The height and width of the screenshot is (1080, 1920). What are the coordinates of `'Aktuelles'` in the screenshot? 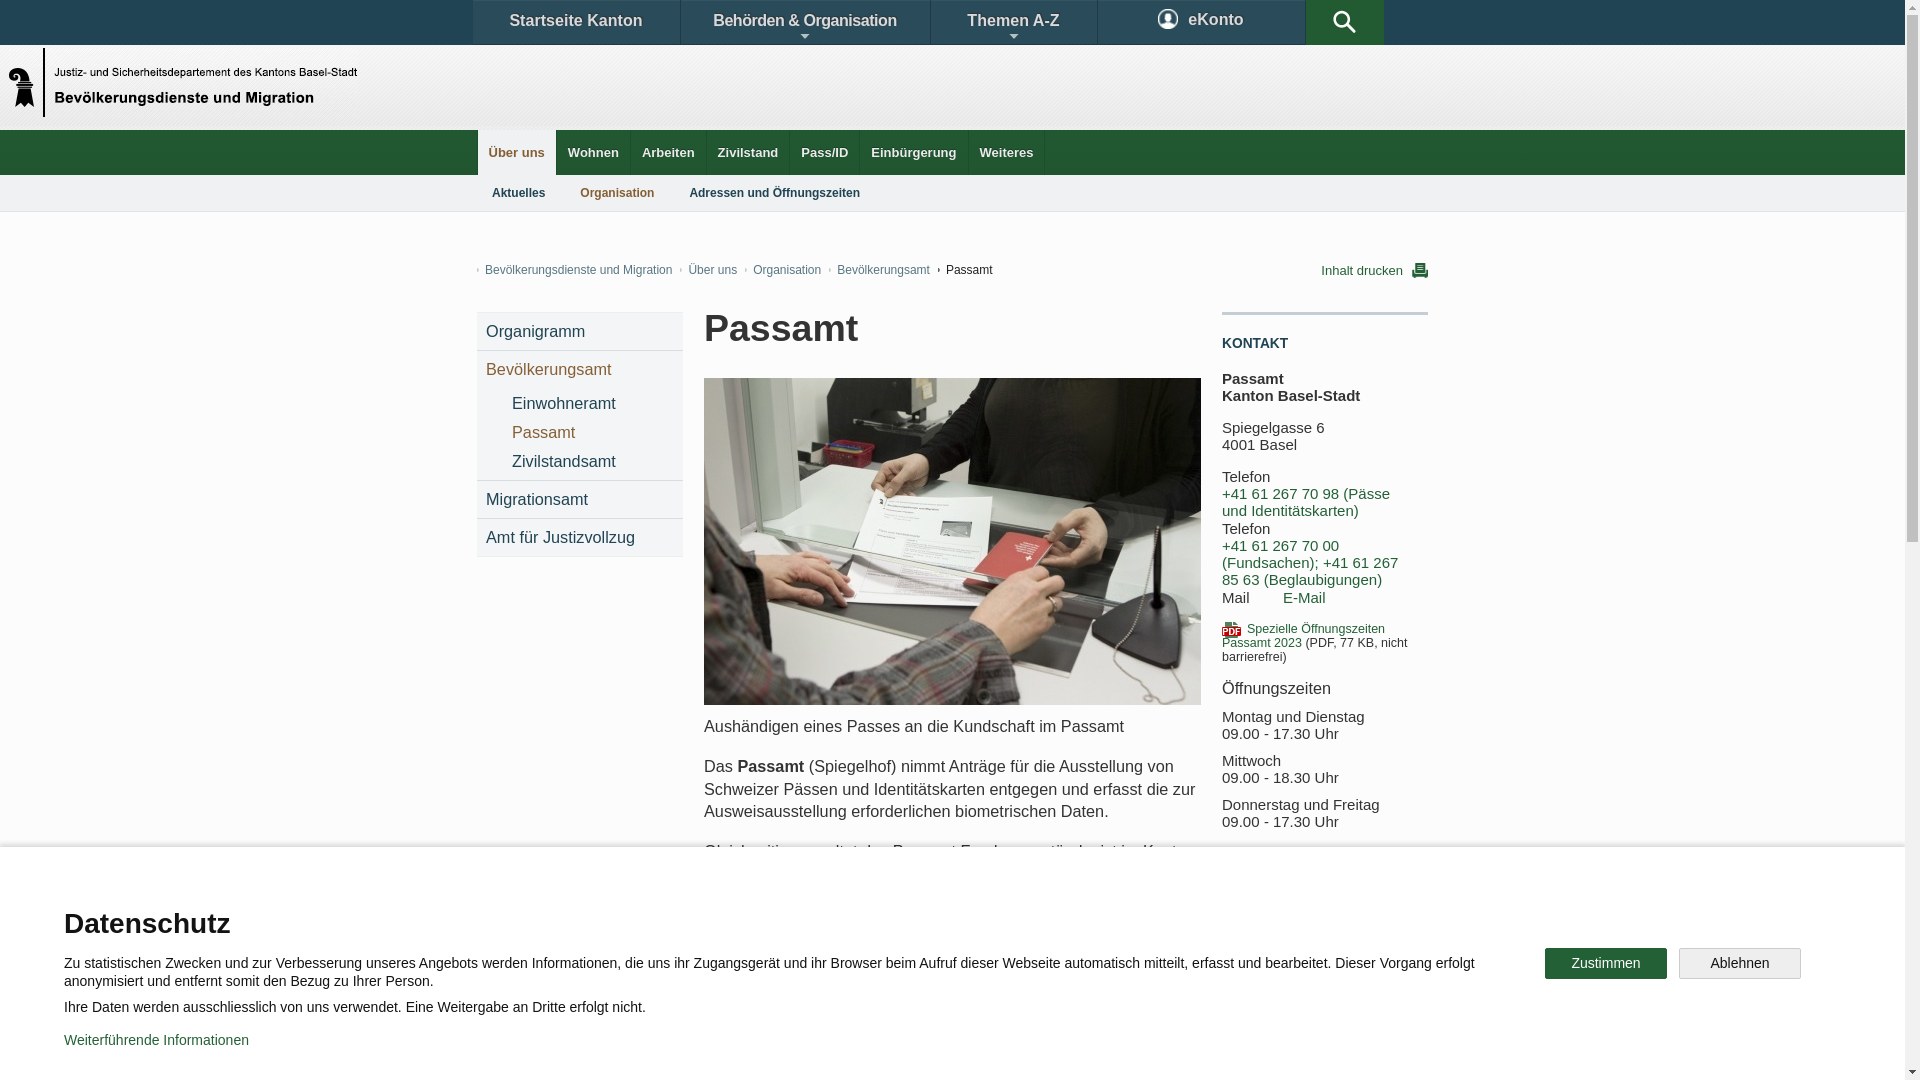 It's located at (518, 192).